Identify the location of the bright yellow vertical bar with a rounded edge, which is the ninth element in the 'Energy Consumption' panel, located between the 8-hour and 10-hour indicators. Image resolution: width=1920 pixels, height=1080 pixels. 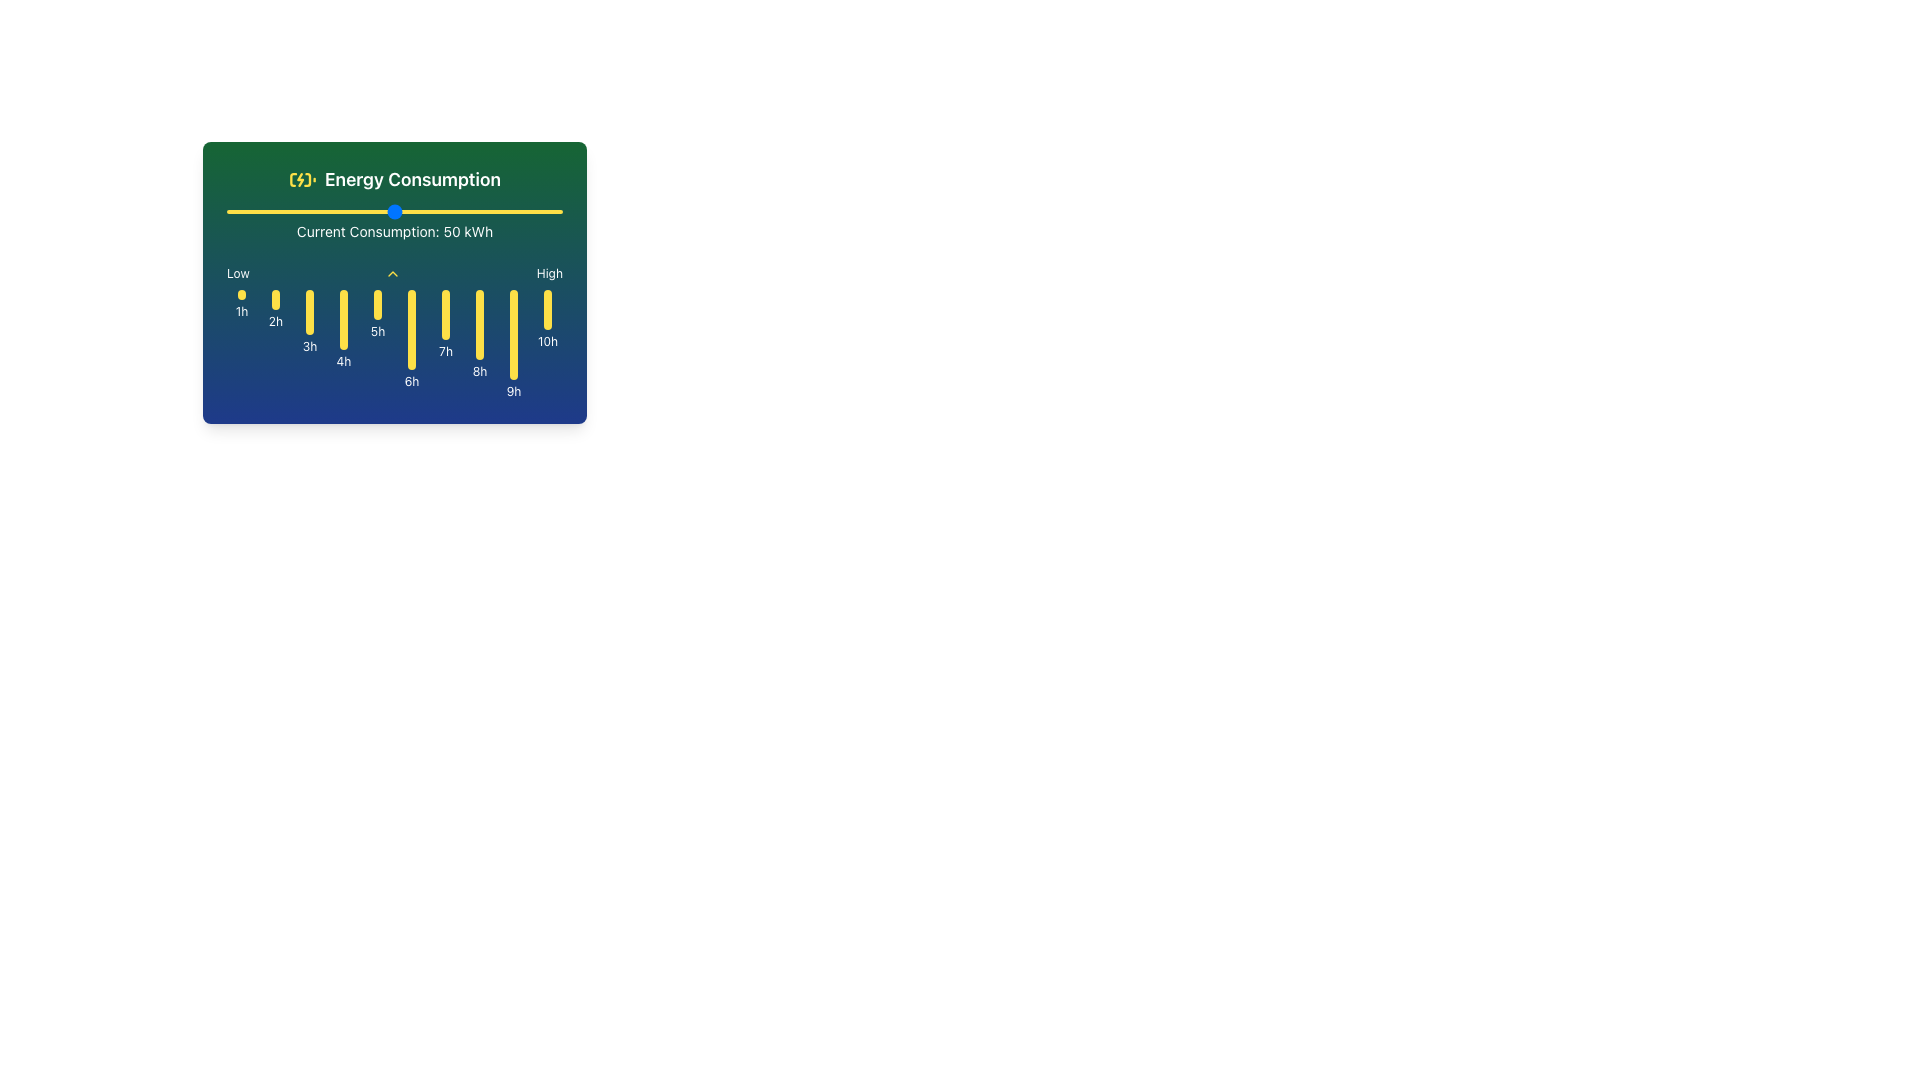
(513, 334).